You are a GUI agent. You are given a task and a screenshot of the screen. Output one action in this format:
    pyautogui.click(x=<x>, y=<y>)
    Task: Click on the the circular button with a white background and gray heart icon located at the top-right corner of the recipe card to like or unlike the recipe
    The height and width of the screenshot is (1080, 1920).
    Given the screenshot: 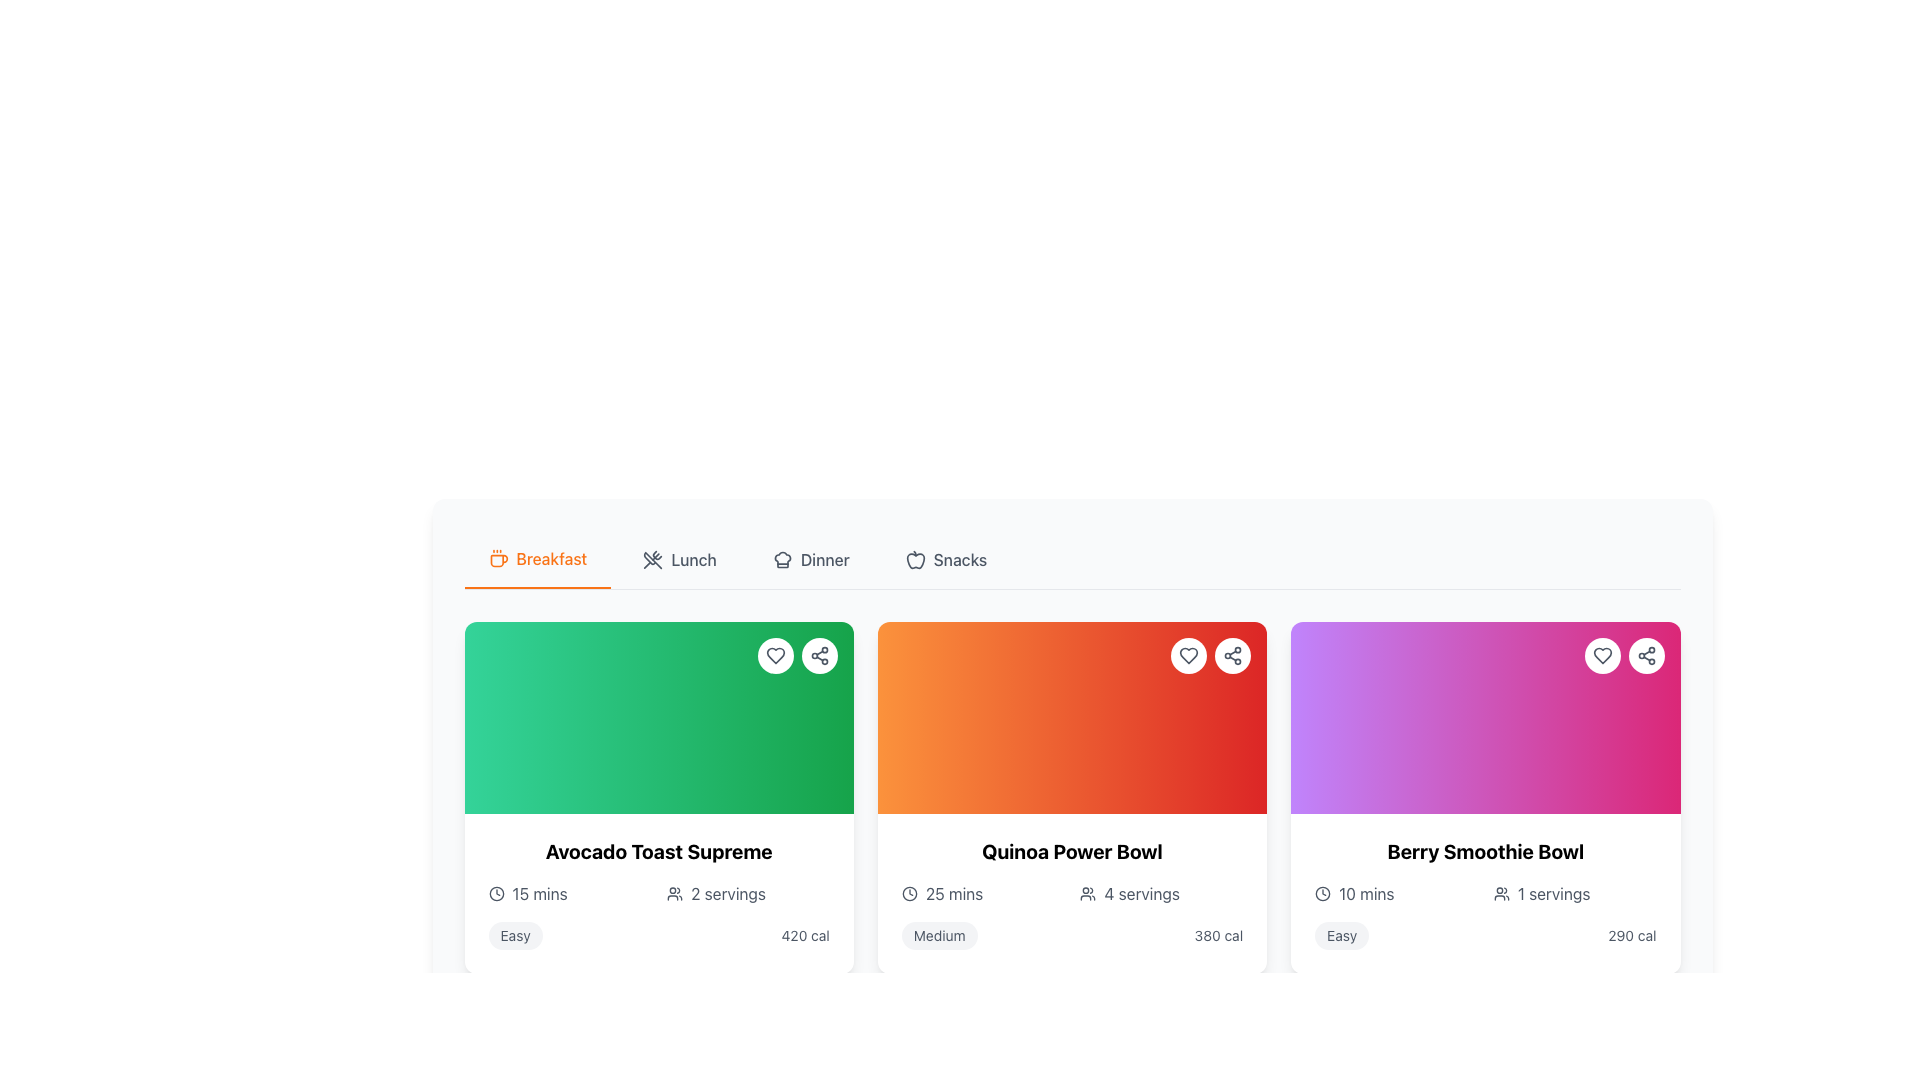 What is the action you would take?
    pyautogui.click(x=1189, y=655)
    